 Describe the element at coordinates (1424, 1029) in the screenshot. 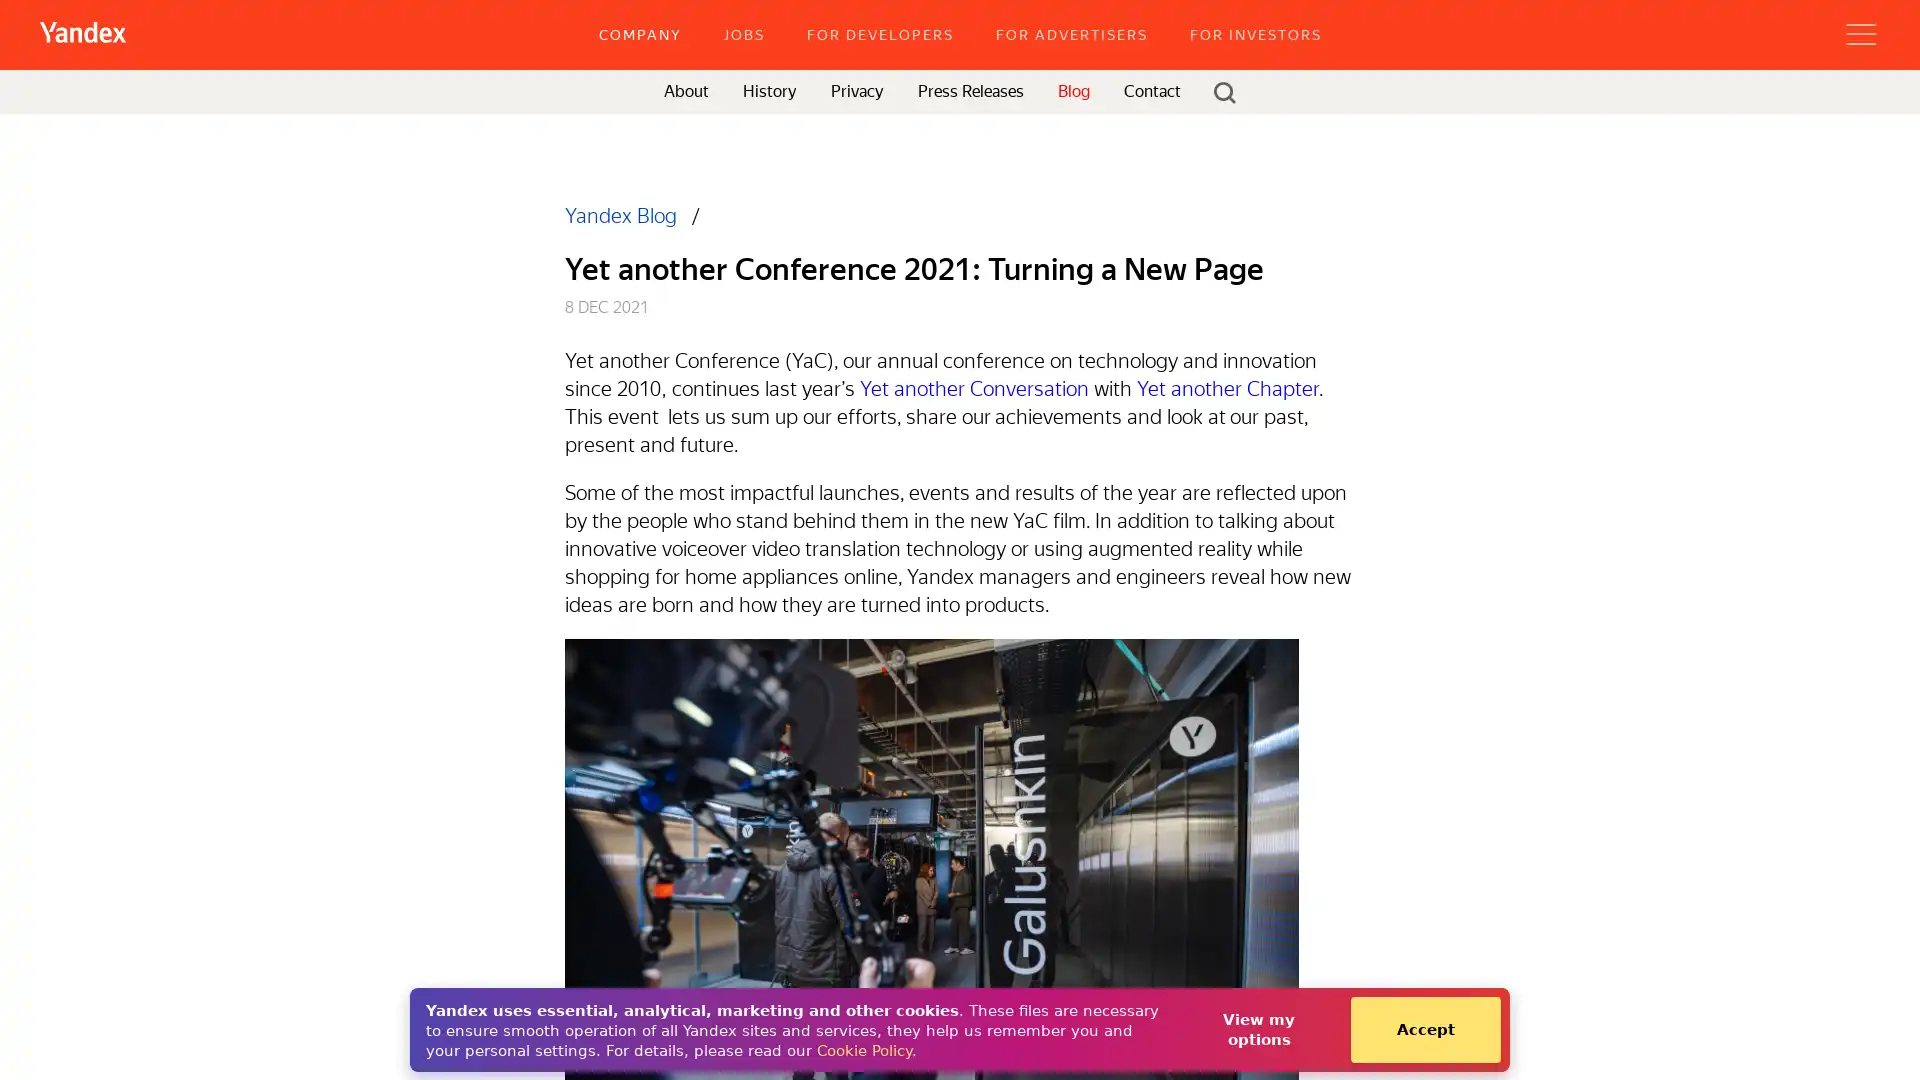

I see `Accept` at that location.